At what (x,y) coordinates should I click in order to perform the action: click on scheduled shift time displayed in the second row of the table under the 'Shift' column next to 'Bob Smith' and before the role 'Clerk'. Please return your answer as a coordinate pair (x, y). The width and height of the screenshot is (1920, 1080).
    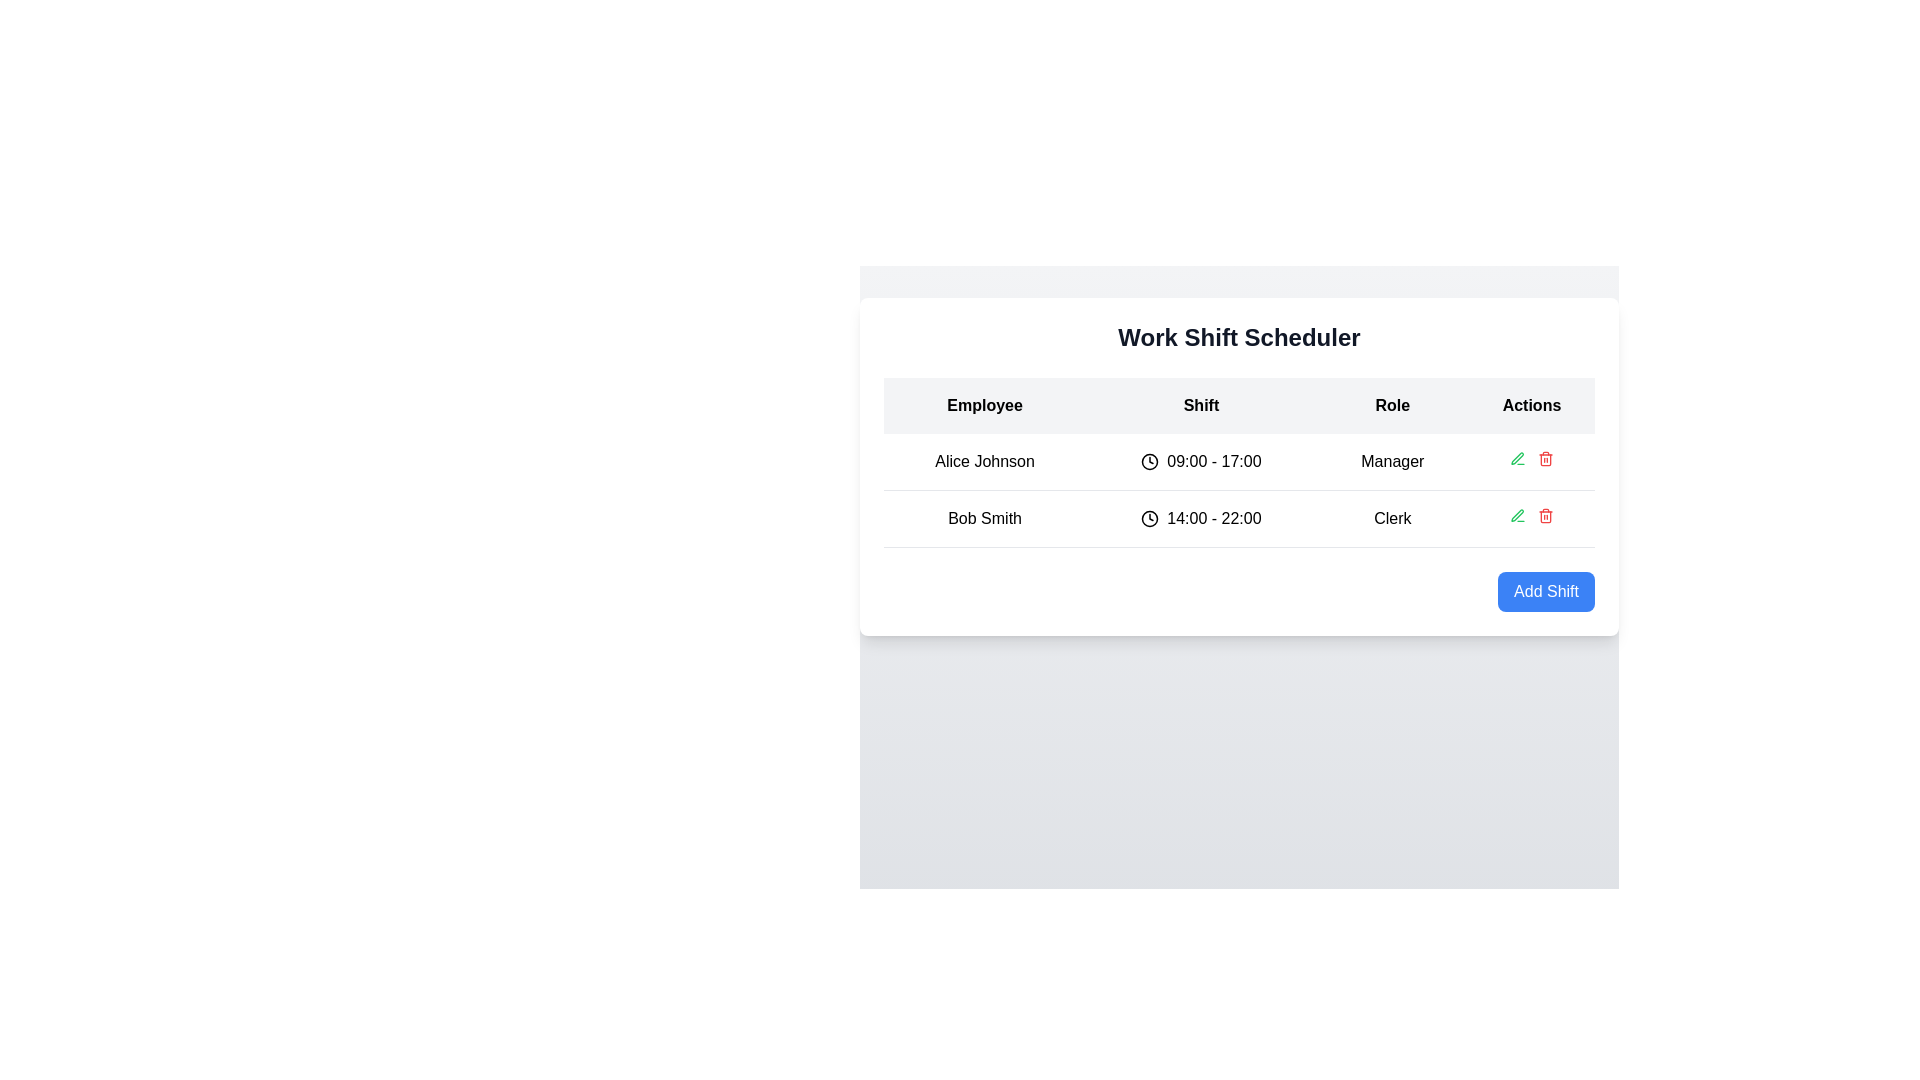
    Looking at the image, I should click on (1200, 518).